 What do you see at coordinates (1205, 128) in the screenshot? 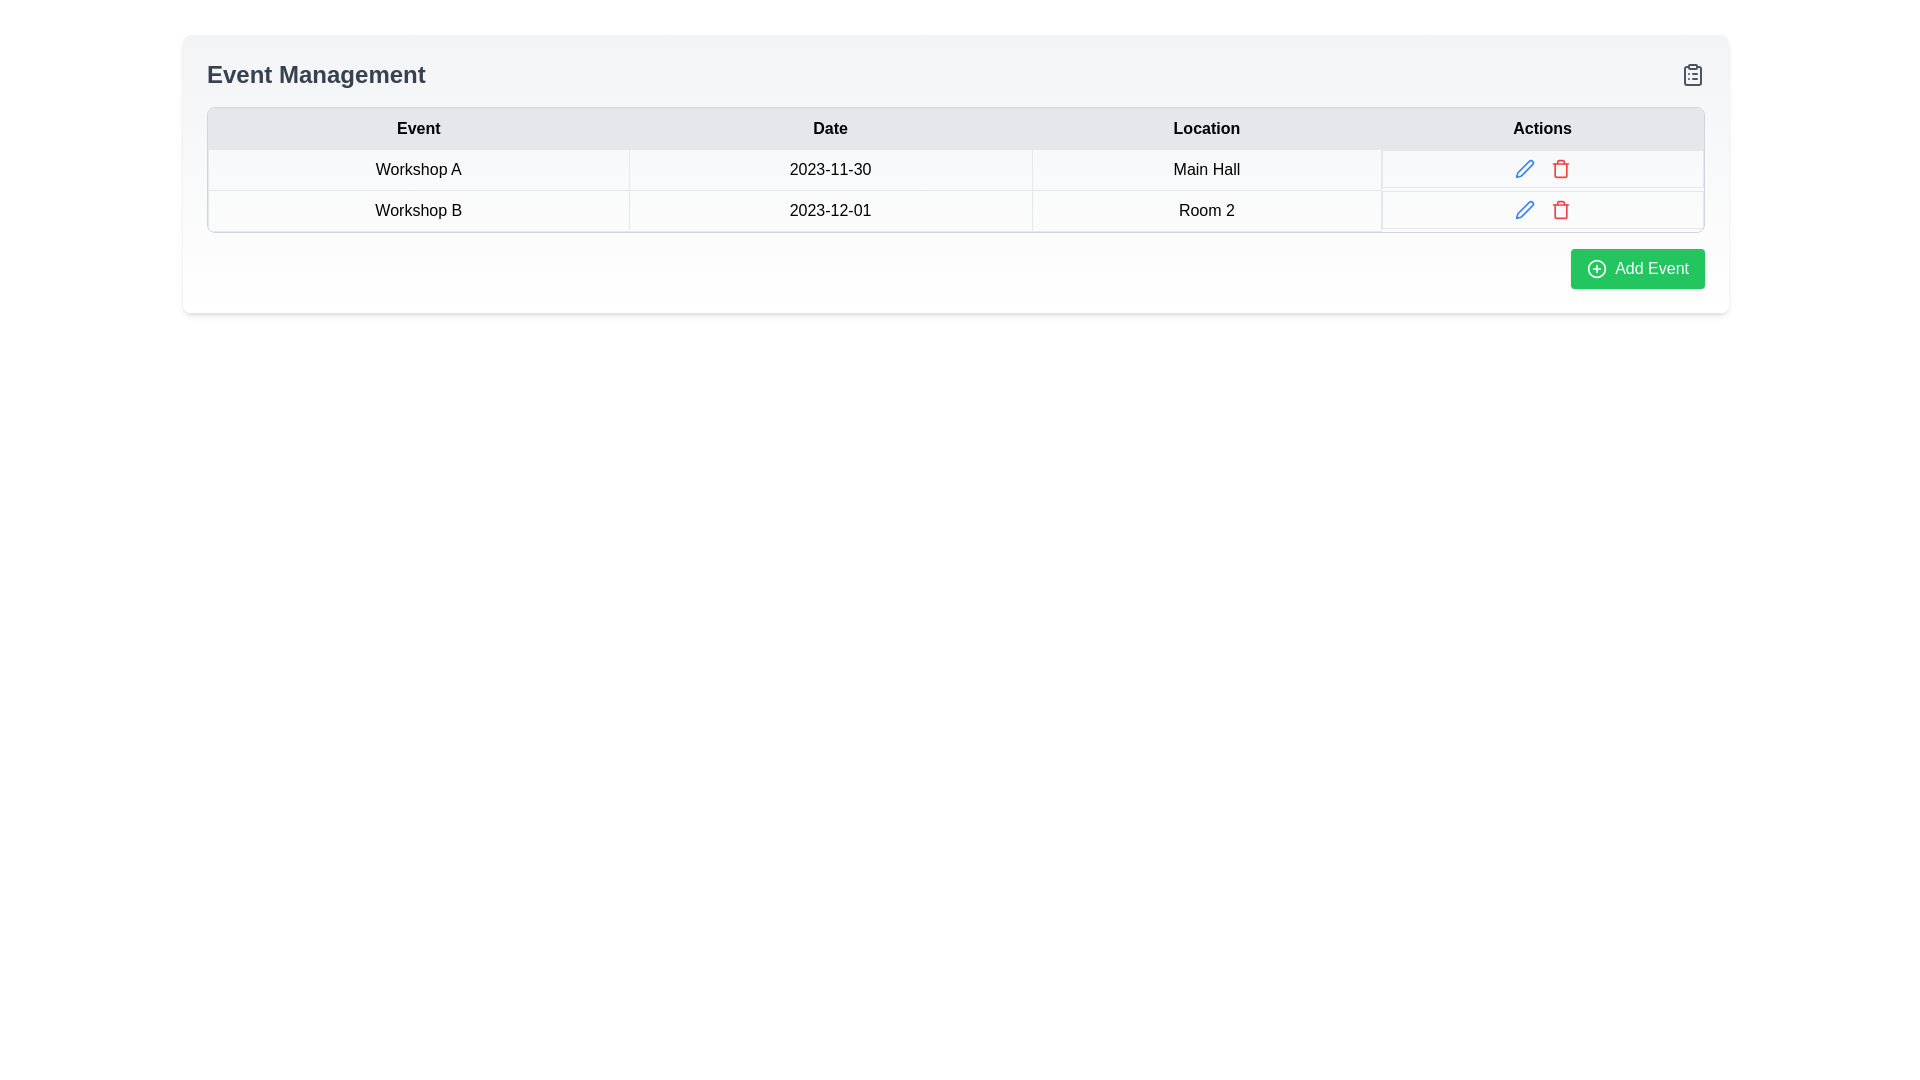
I see `the 'Location' header cell in the table, which is the third cell in the header row, located between the 'Date' and 'Actions' cells` at bounding box center [1205, 128].